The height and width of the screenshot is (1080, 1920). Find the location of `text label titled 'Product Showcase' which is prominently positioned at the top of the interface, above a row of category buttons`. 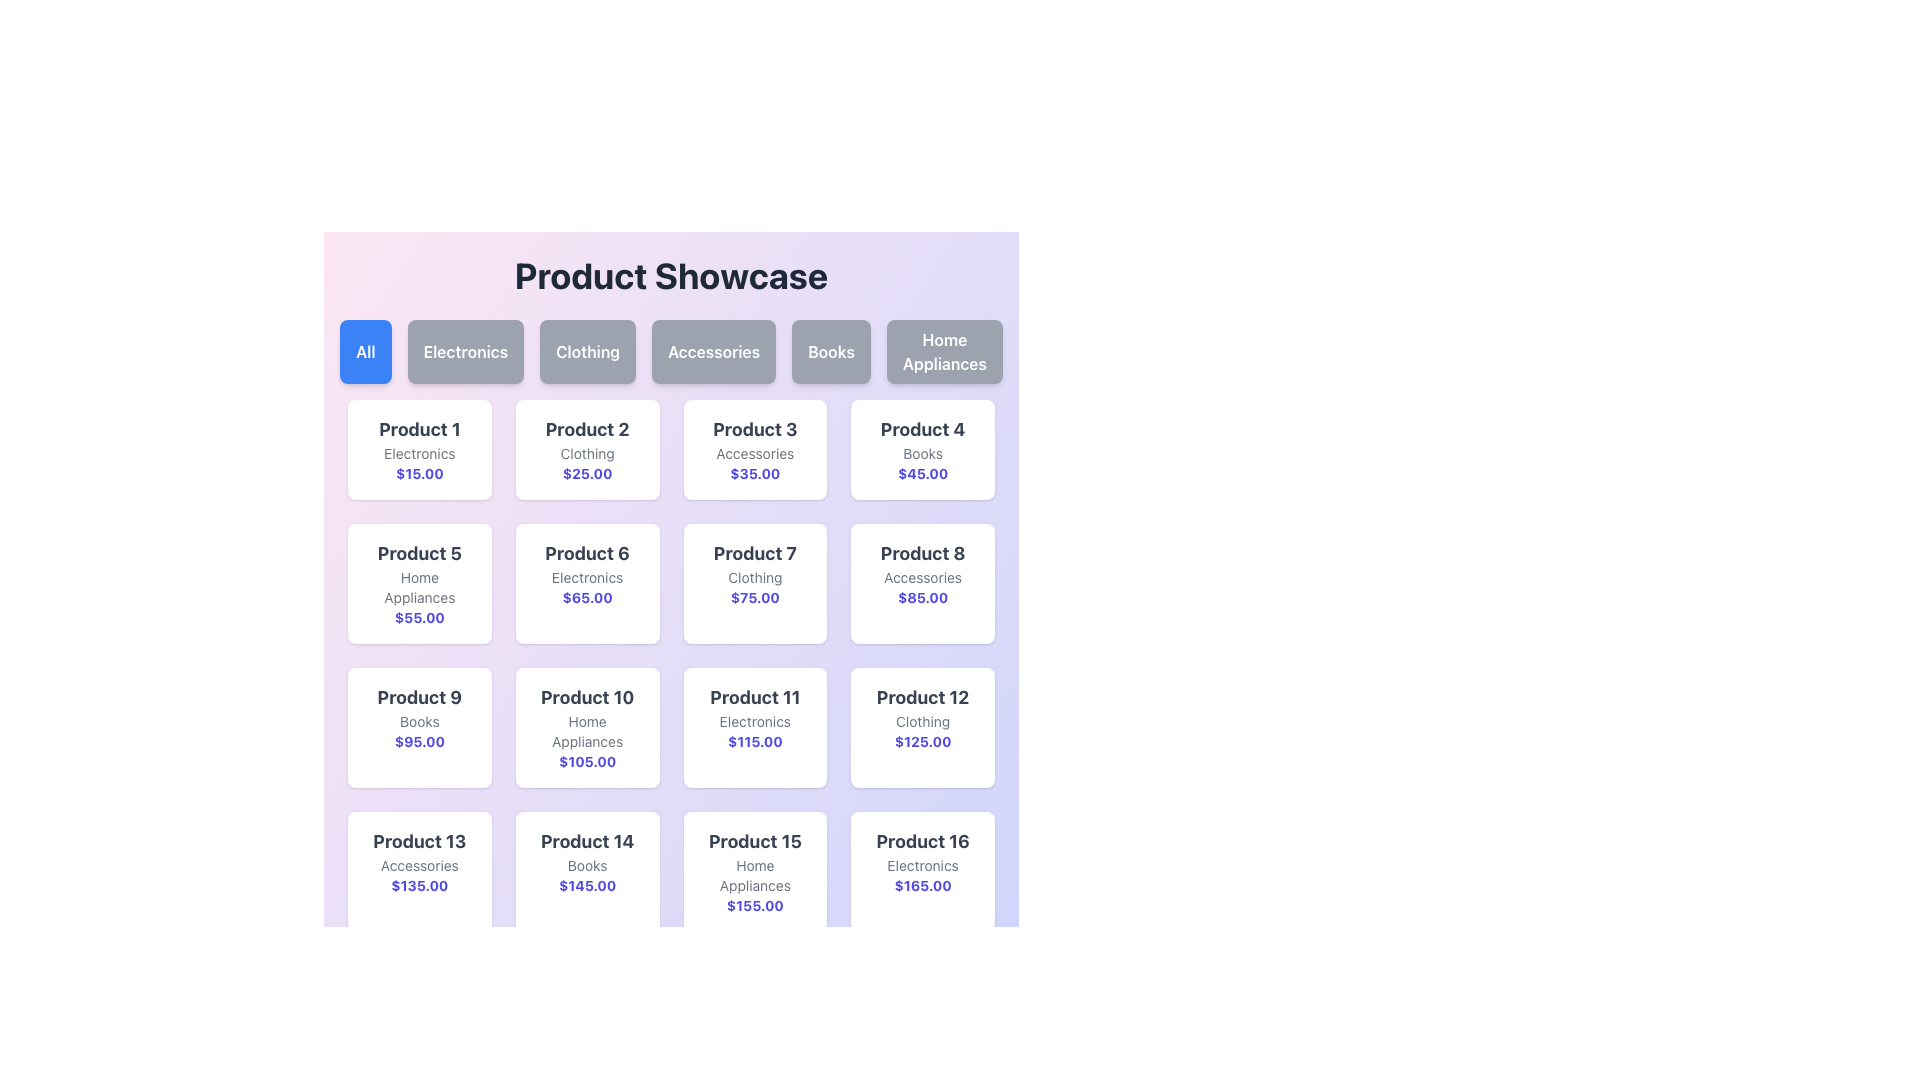

text label titled 'Product Showcase' which is prominently positioned at the top of the interface, above a row of category buttons is located at coordinates (671, 276).